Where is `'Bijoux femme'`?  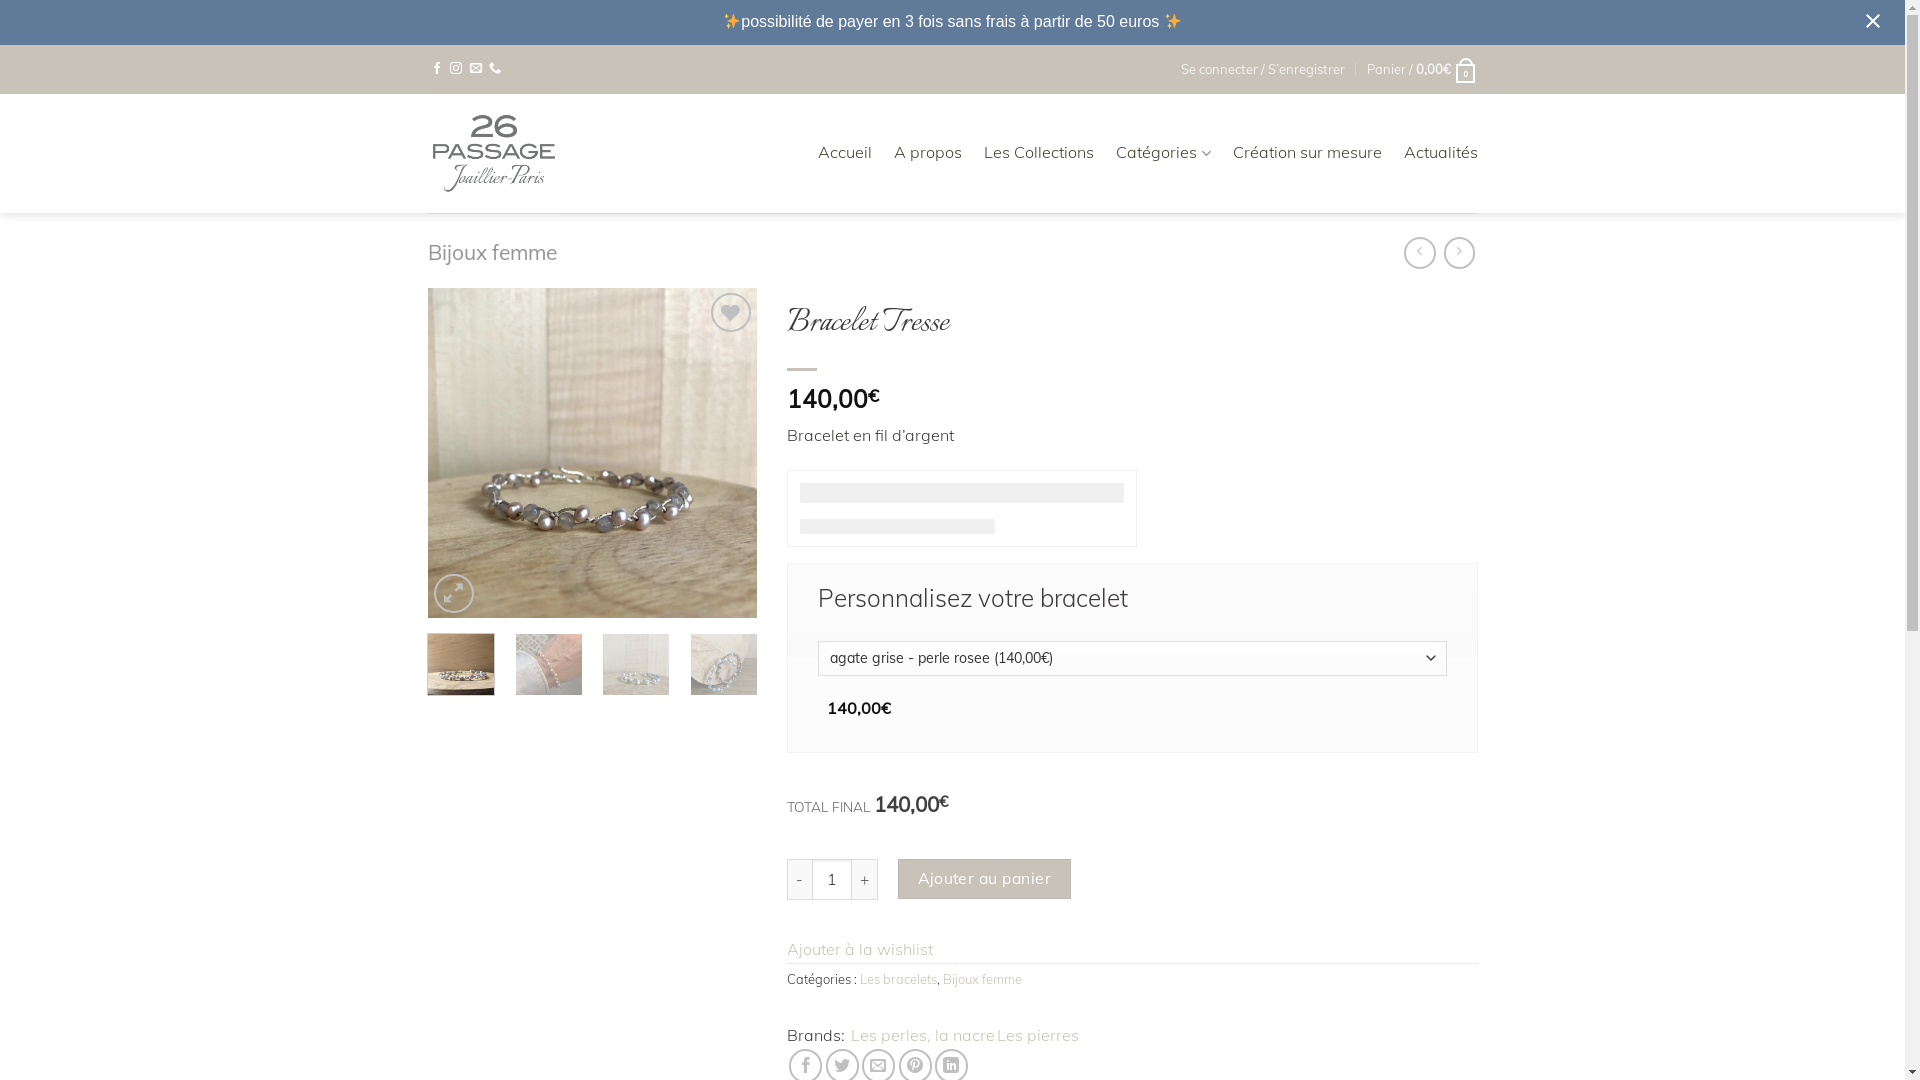 'Bijoux femme' is located at coordinates (982, 978).